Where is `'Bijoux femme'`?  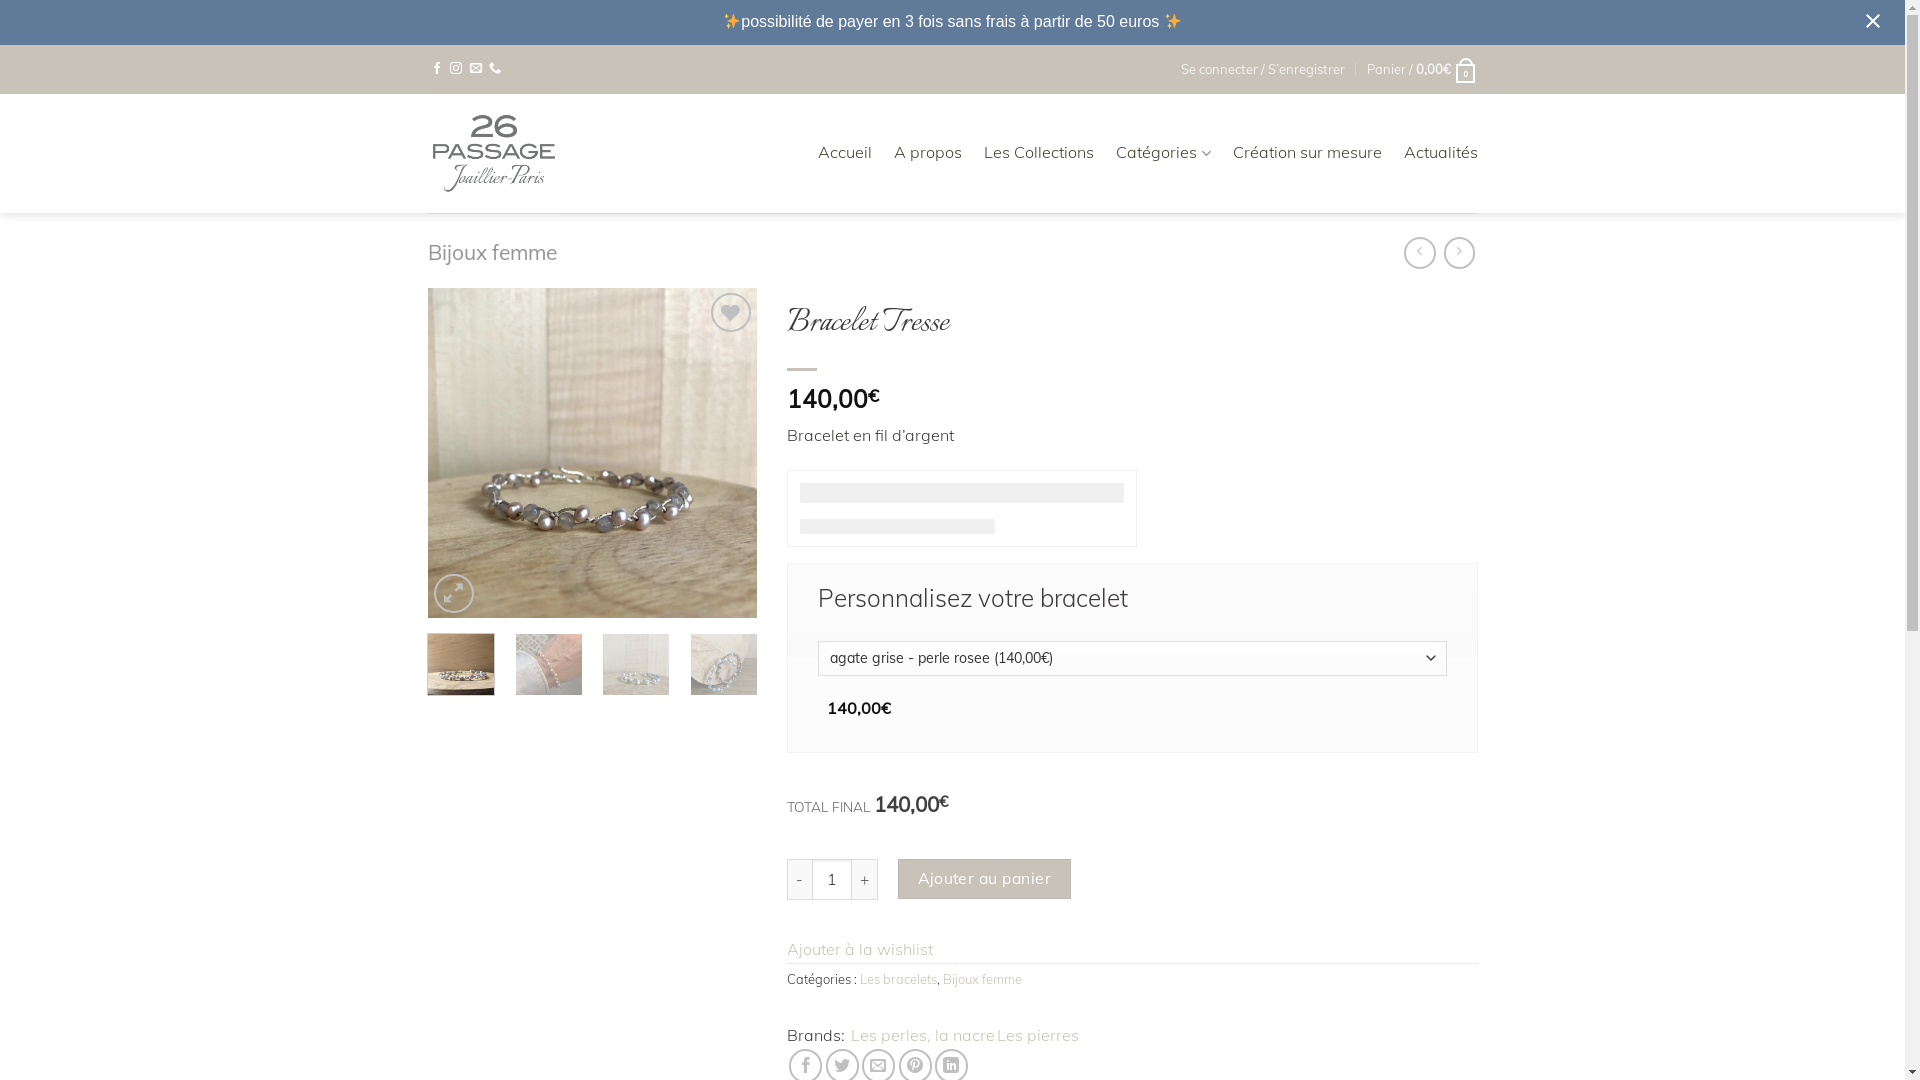 'Bijoux femme' is located at coordinates (982, 978).